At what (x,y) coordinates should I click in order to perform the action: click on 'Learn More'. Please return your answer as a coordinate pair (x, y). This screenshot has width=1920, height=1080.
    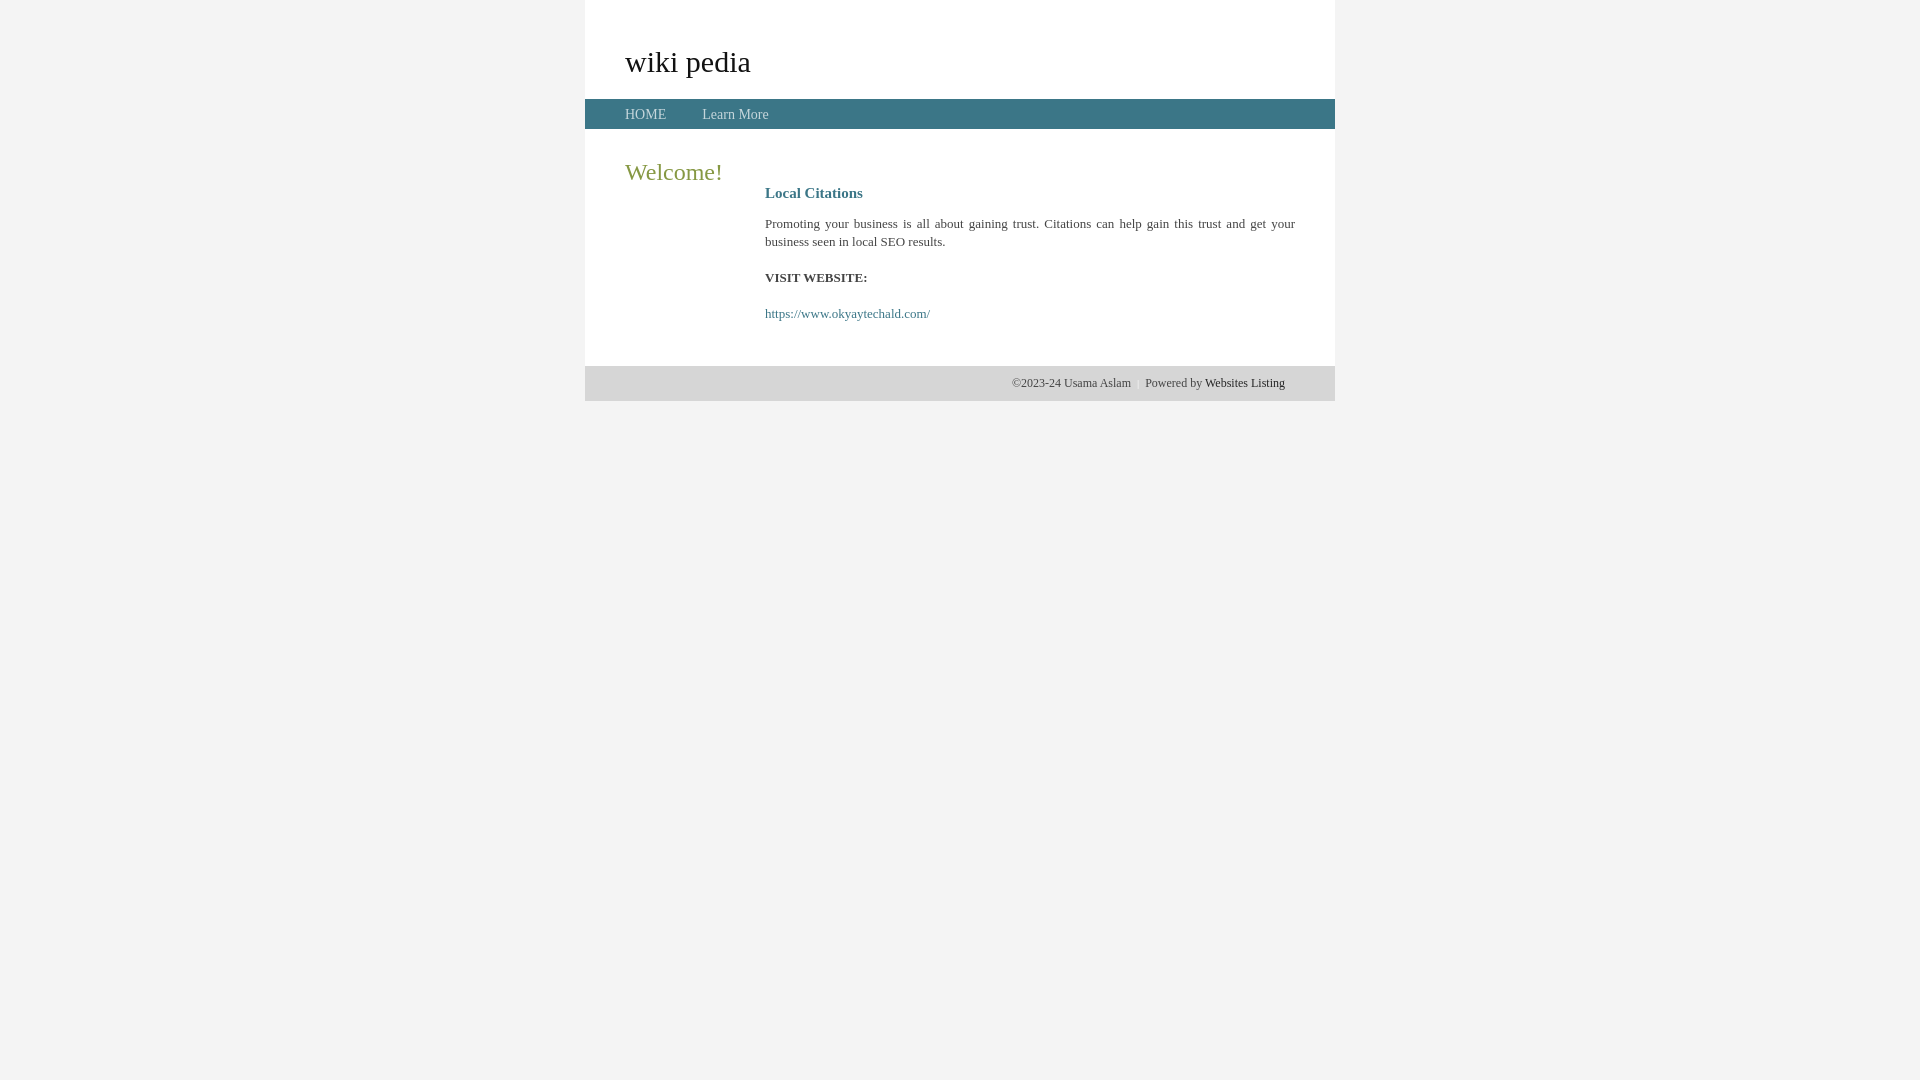
    Looking at the image, I should click on (701, 114).